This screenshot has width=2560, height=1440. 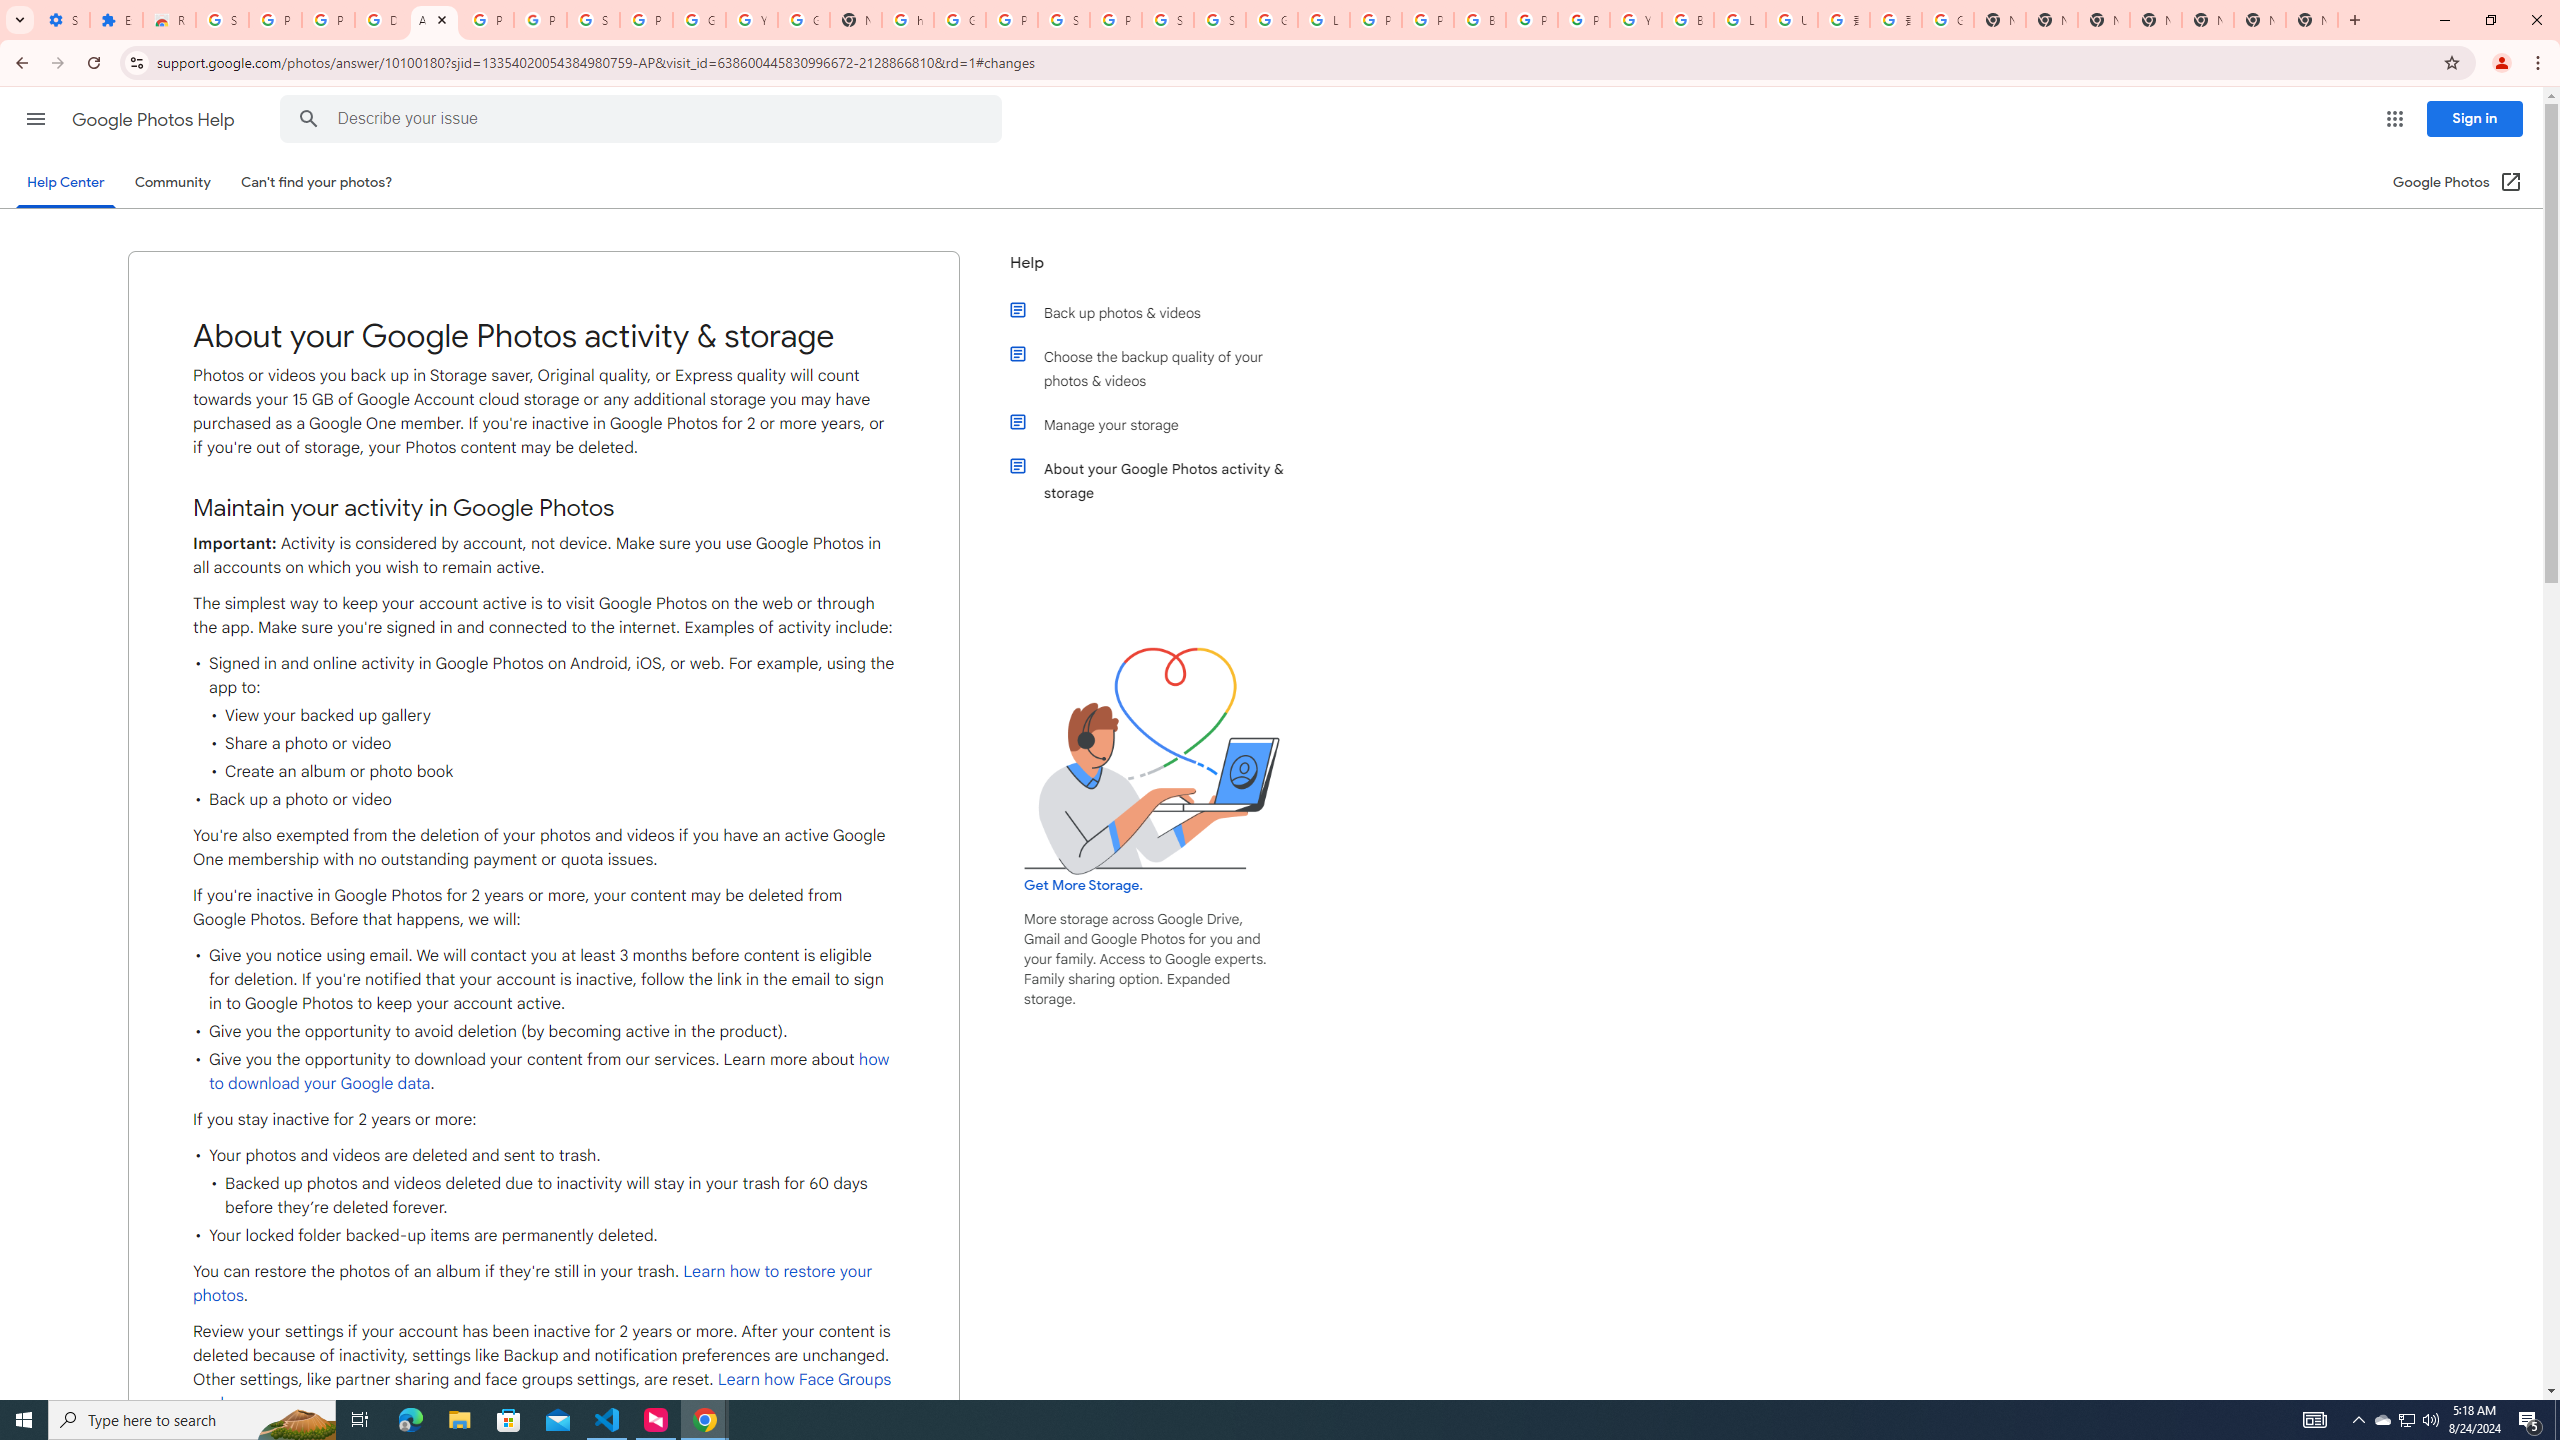 What do you see at coordinates (531, 1282) in the screenshot?
I see `'Learn how to restore your photos'` at bounding box center [531, 1282].